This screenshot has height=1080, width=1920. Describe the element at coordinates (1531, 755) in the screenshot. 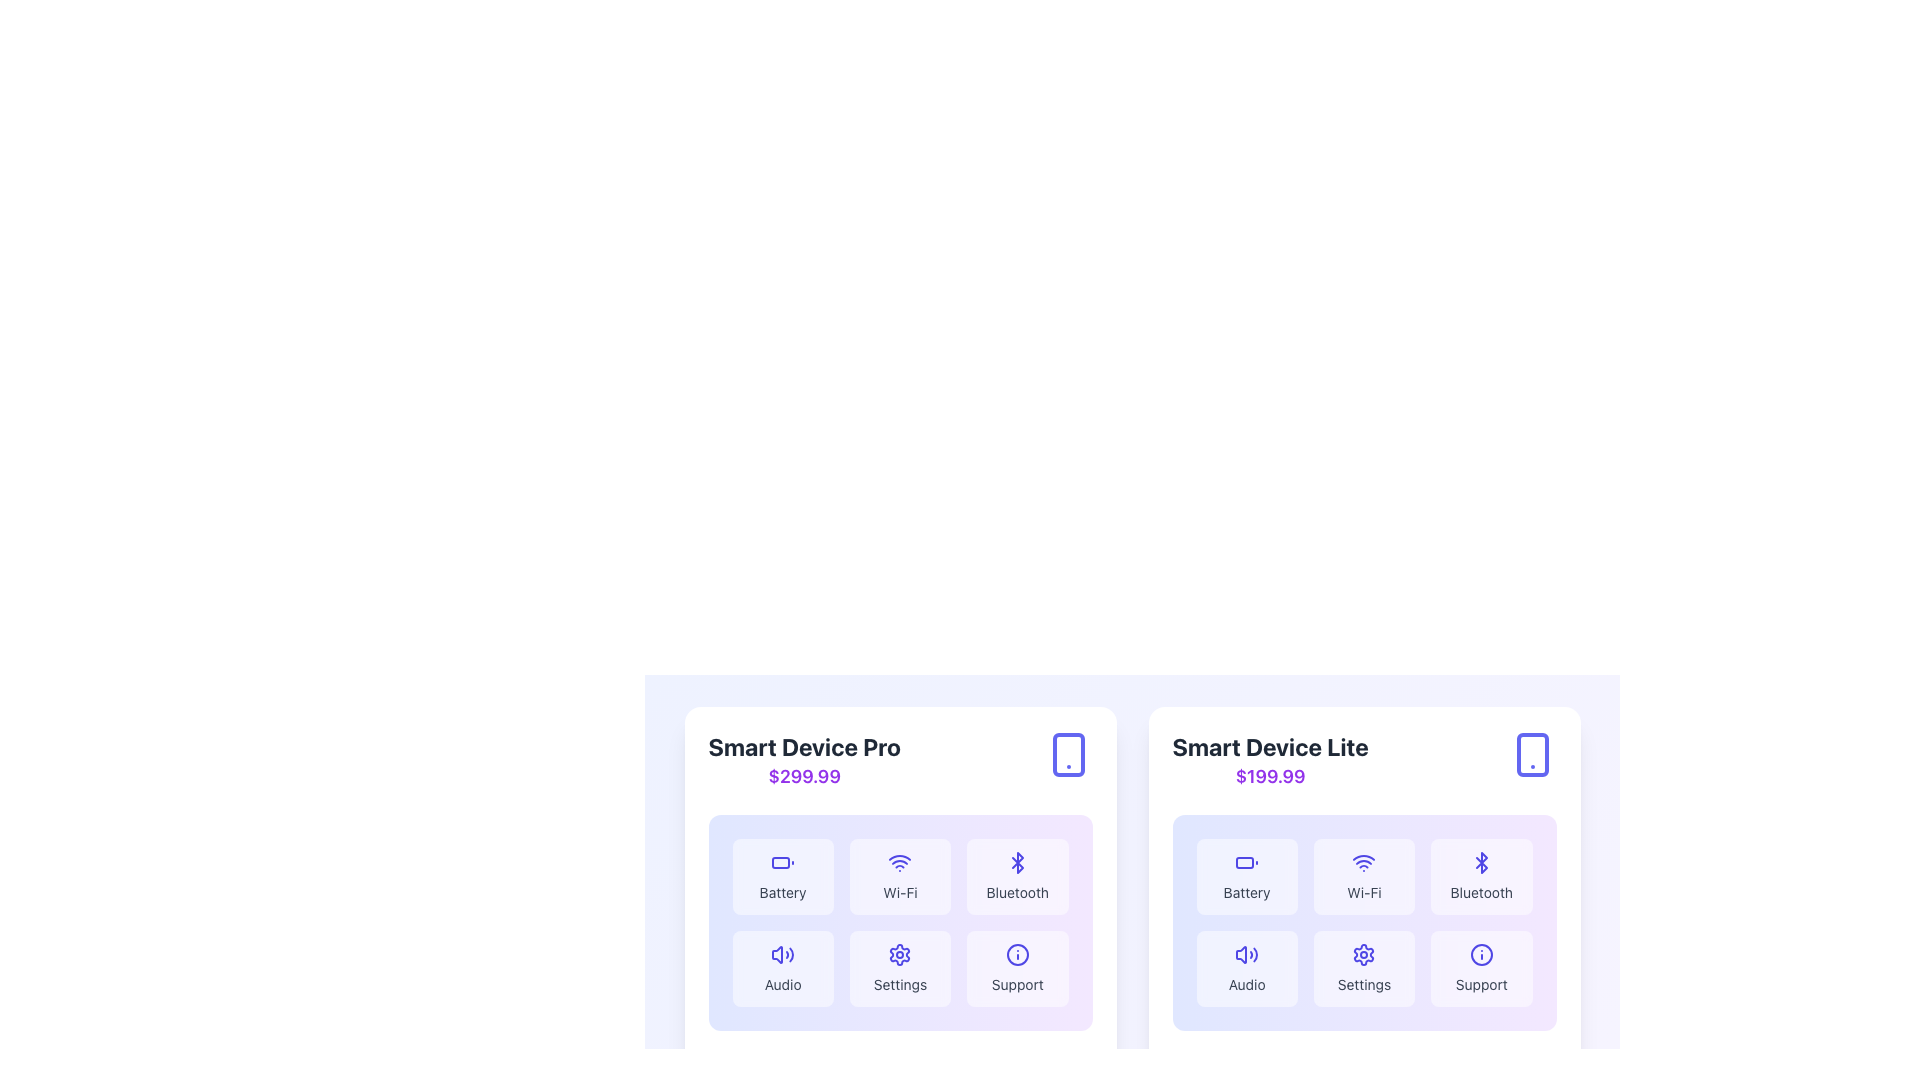

I see `the graphical icon part, which is a rectangular element with rounded corners located in the top-right section of the 'Smart Device Lite' card` at that location.